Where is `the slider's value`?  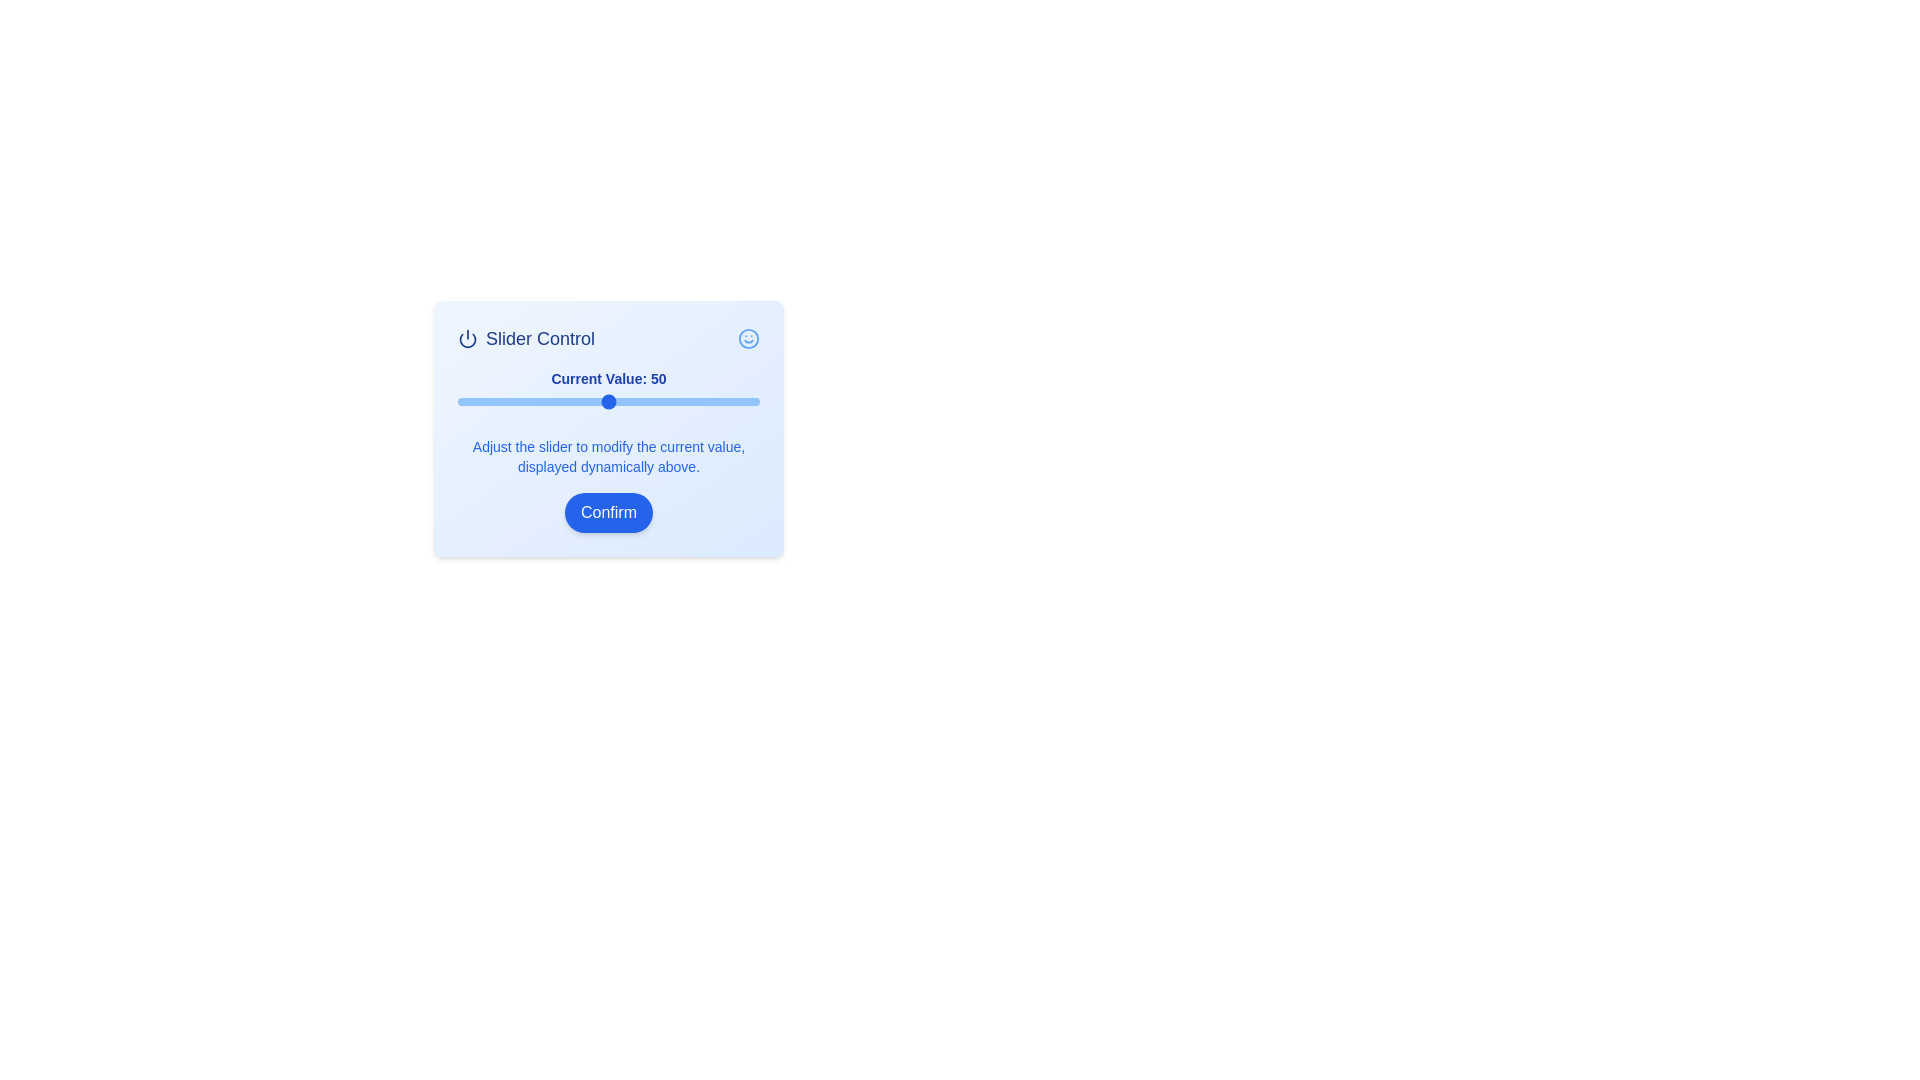
the slider's value is located at coordinates (651, 401).